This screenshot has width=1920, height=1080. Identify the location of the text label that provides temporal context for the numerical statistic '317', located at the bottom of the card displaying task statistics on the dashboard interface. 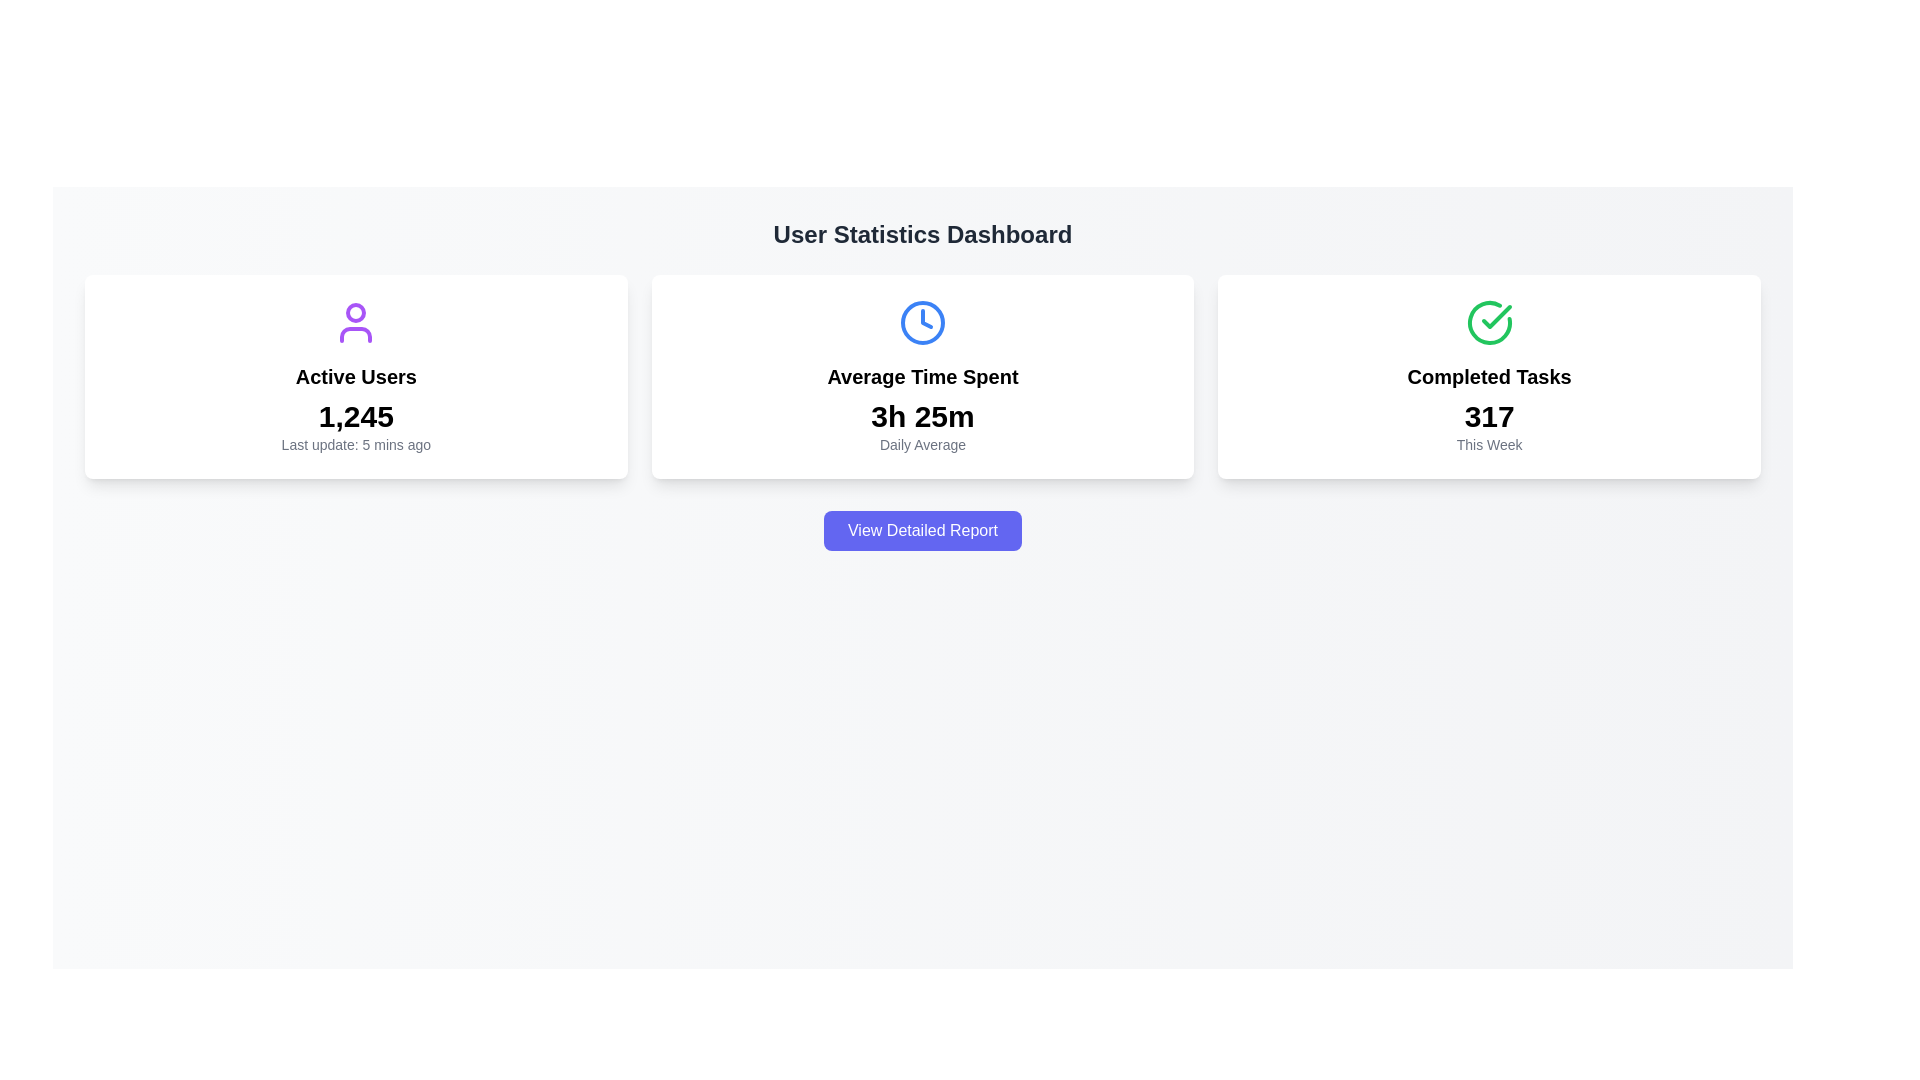
(1489, 443).